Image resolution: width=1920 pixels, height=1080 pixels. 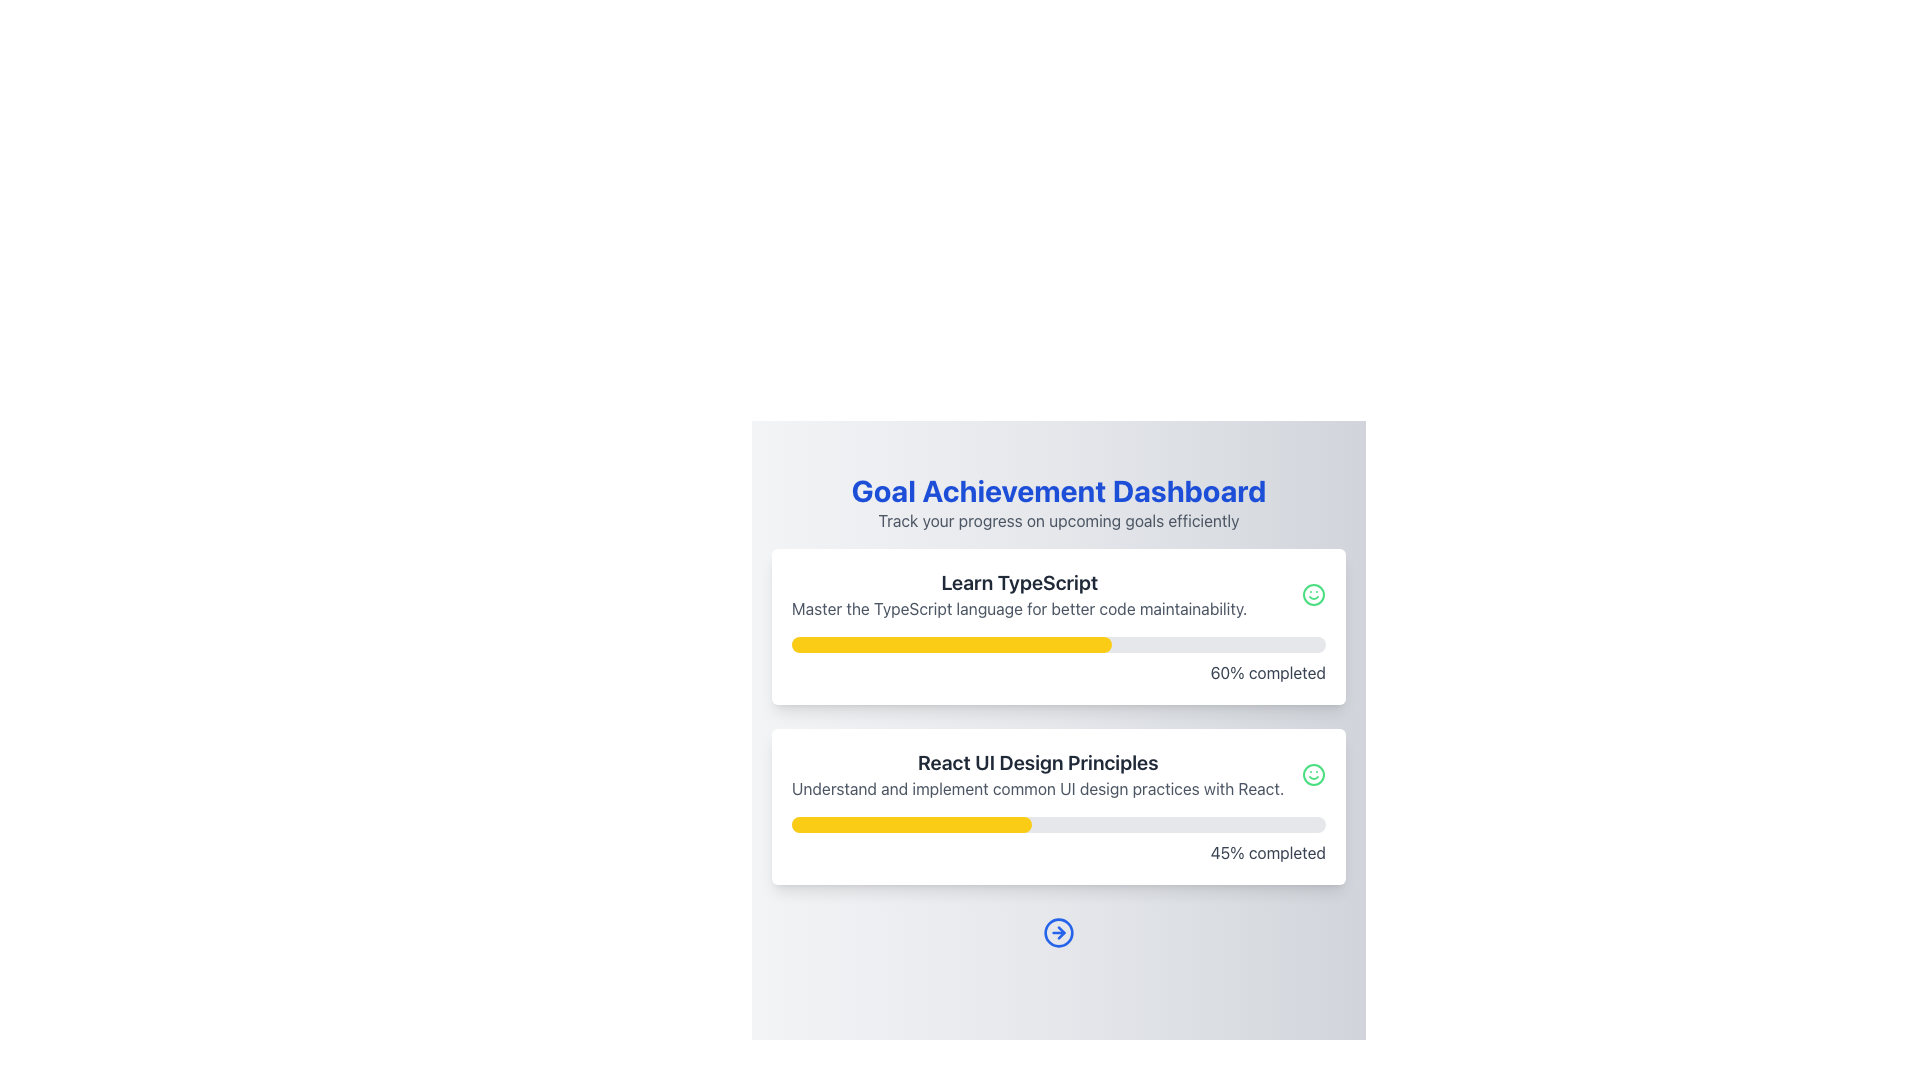 I want to click on text label displaying 'Learn TypeScript', which is formatted in medium-large bold dark gray font and is positioned at the top-center of the card layout, so click(x=1019, y=582).